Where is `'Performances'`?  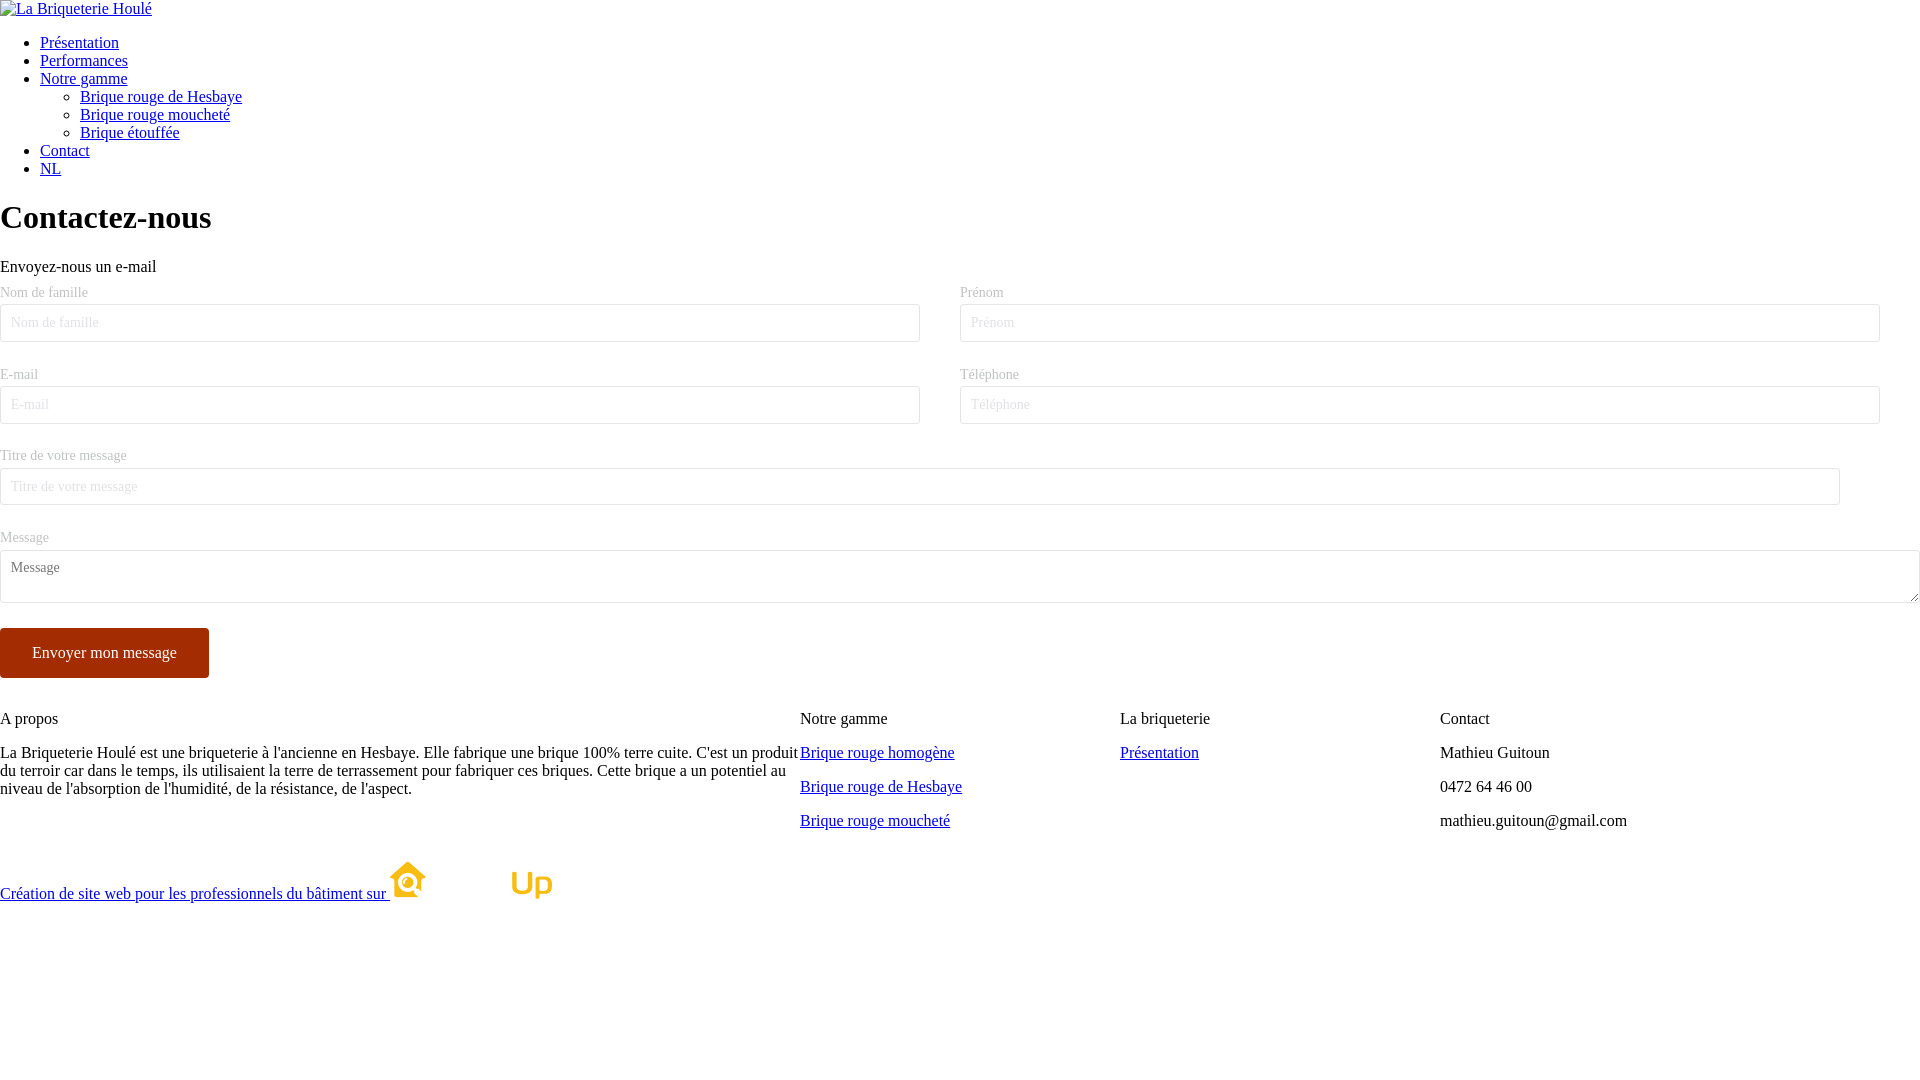 'Performances' is located at coordinates (82, 59).